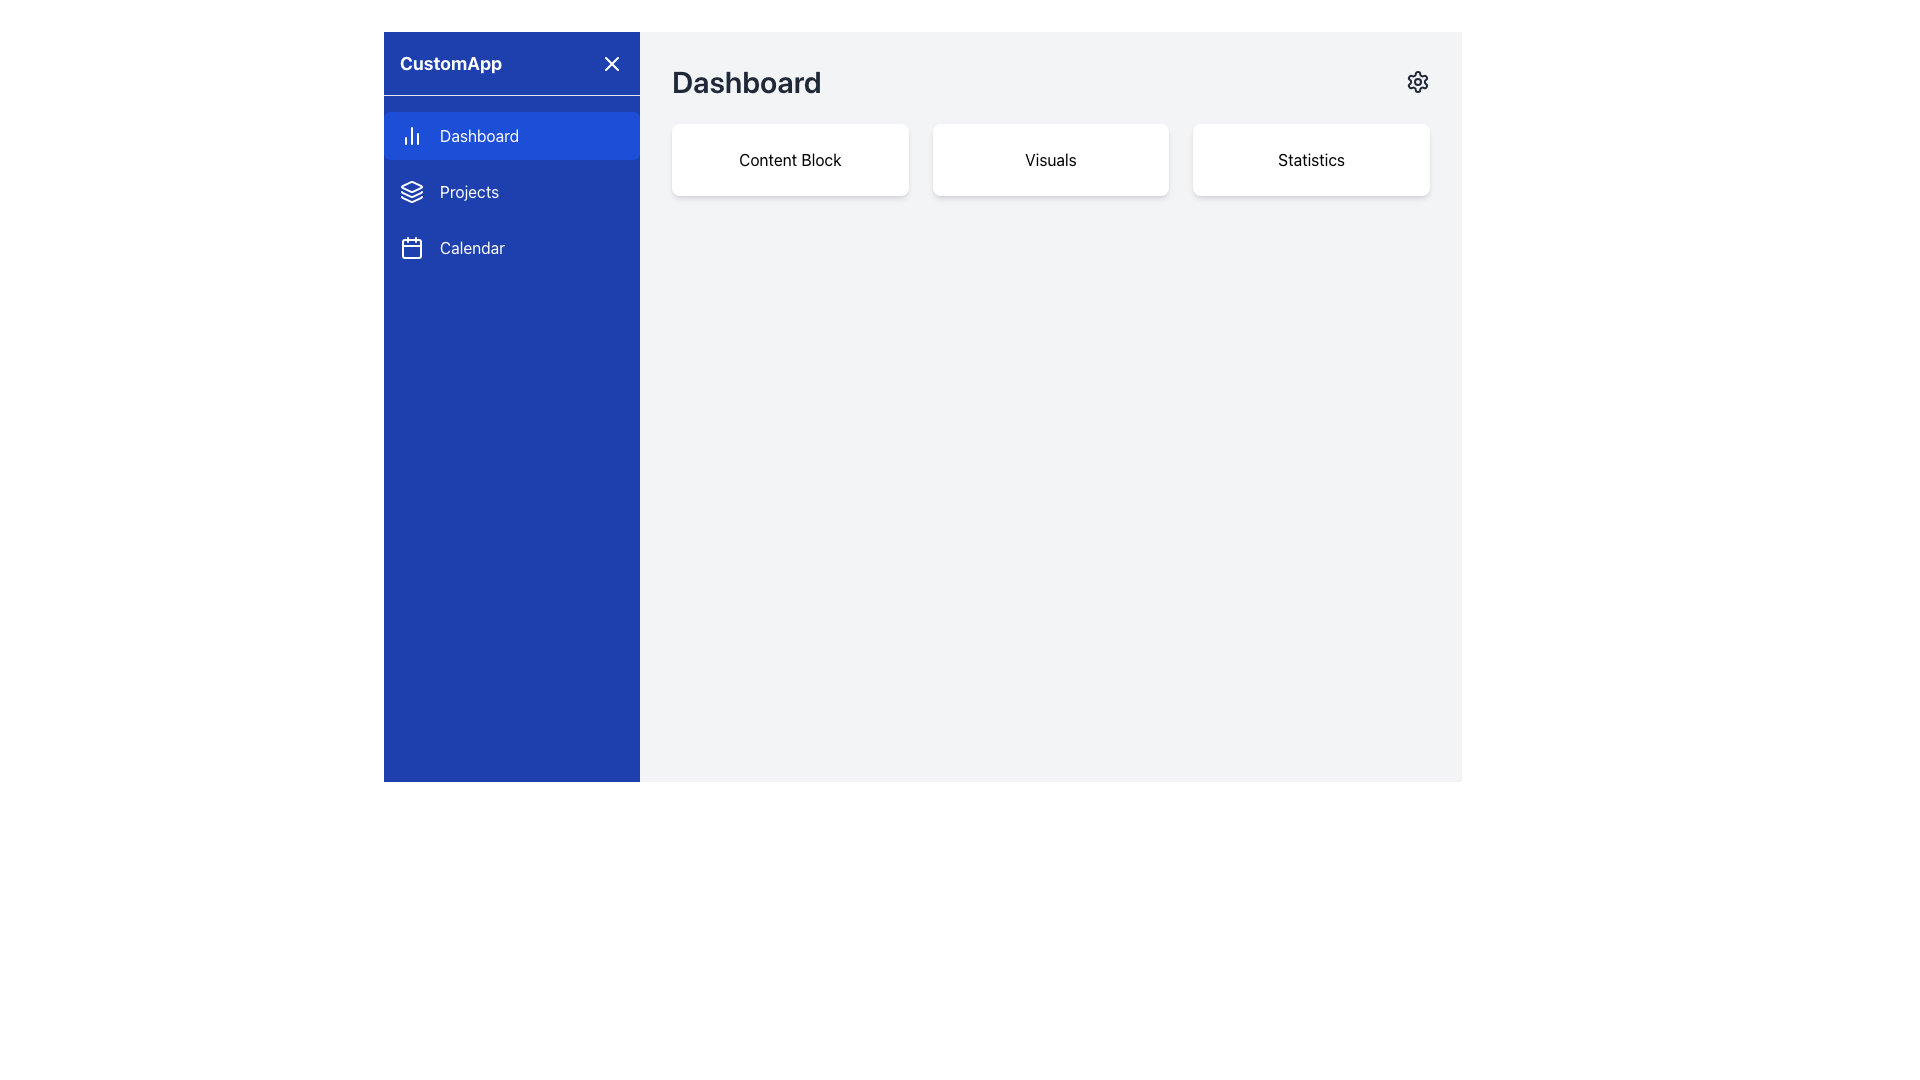  What do you see at coordinates (512, 135) in the screenshot?
I see `the blue 'Dashboard' button located at the top of the left side navigation bar` at bounding box center [512, 135].